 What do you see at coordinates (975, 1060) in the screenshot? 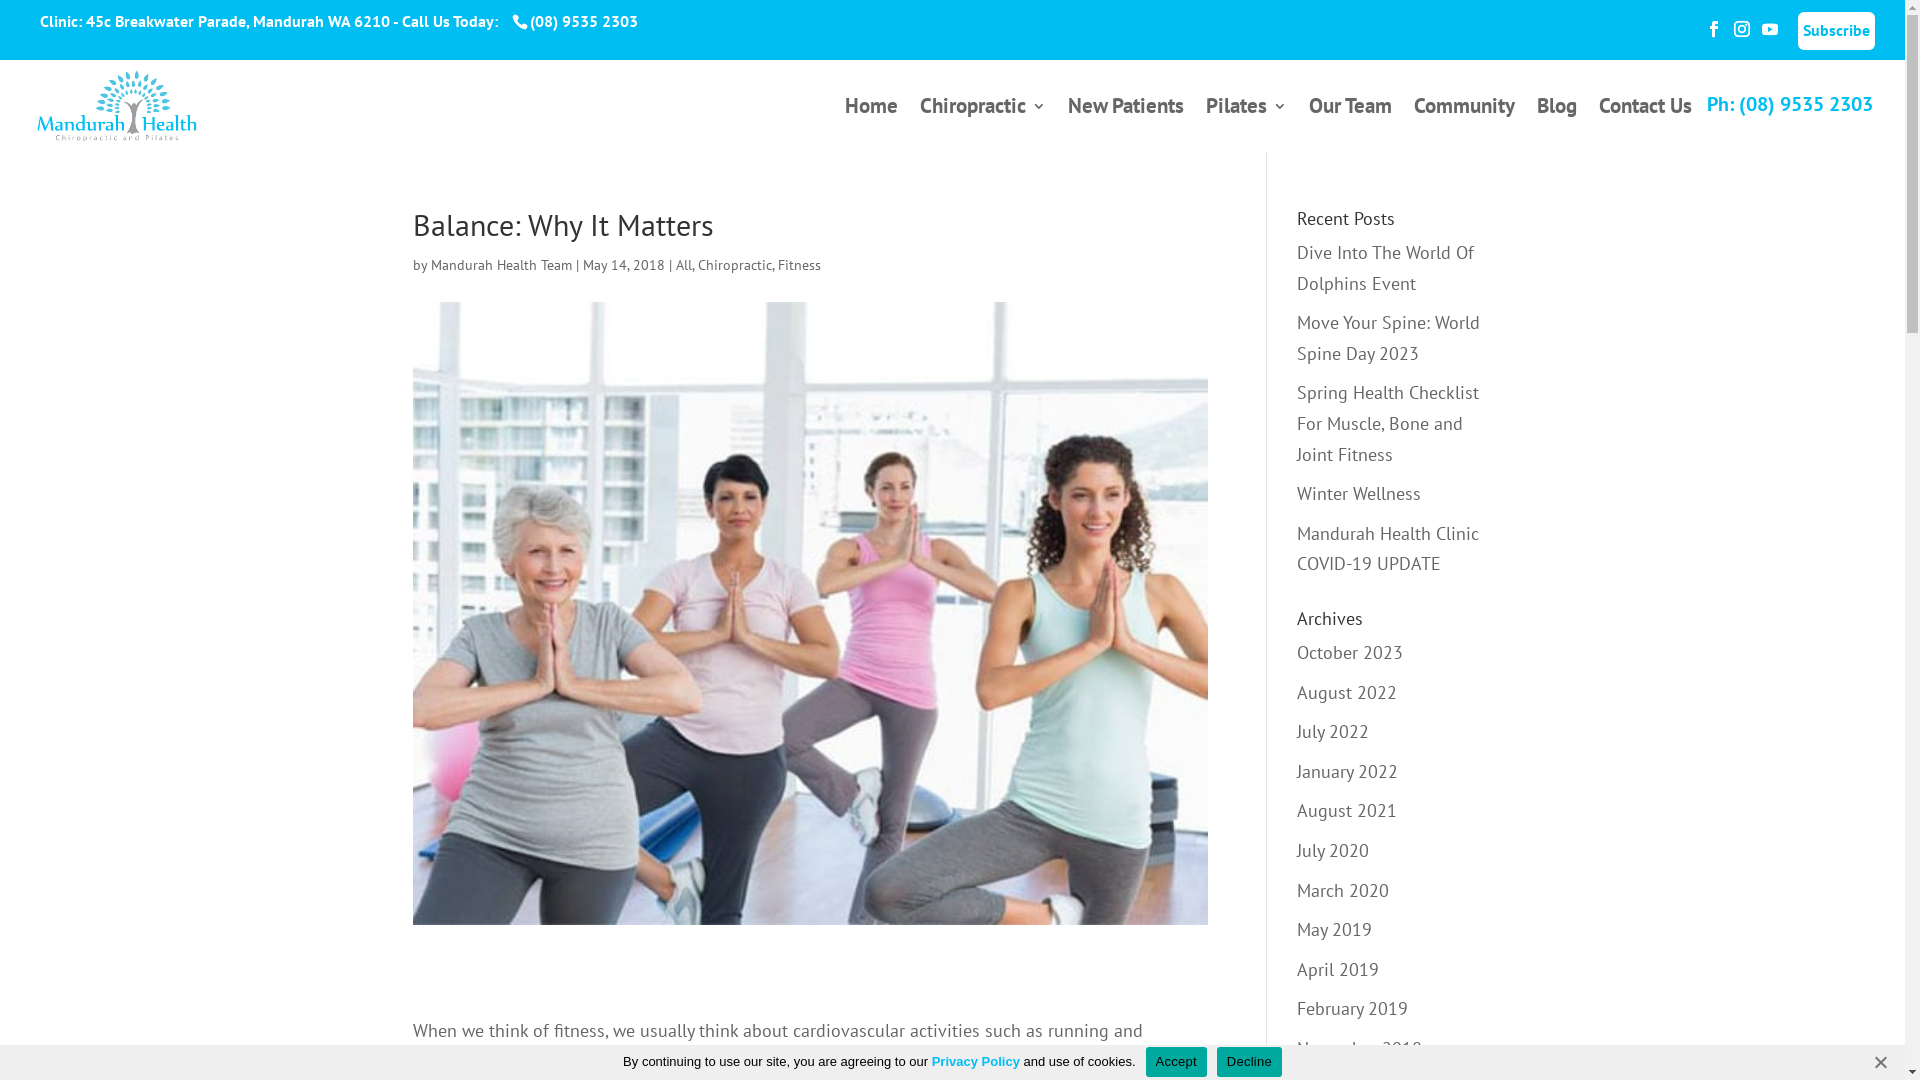
I see `'Privacy Policy'` at bounding box center [975, 1060].